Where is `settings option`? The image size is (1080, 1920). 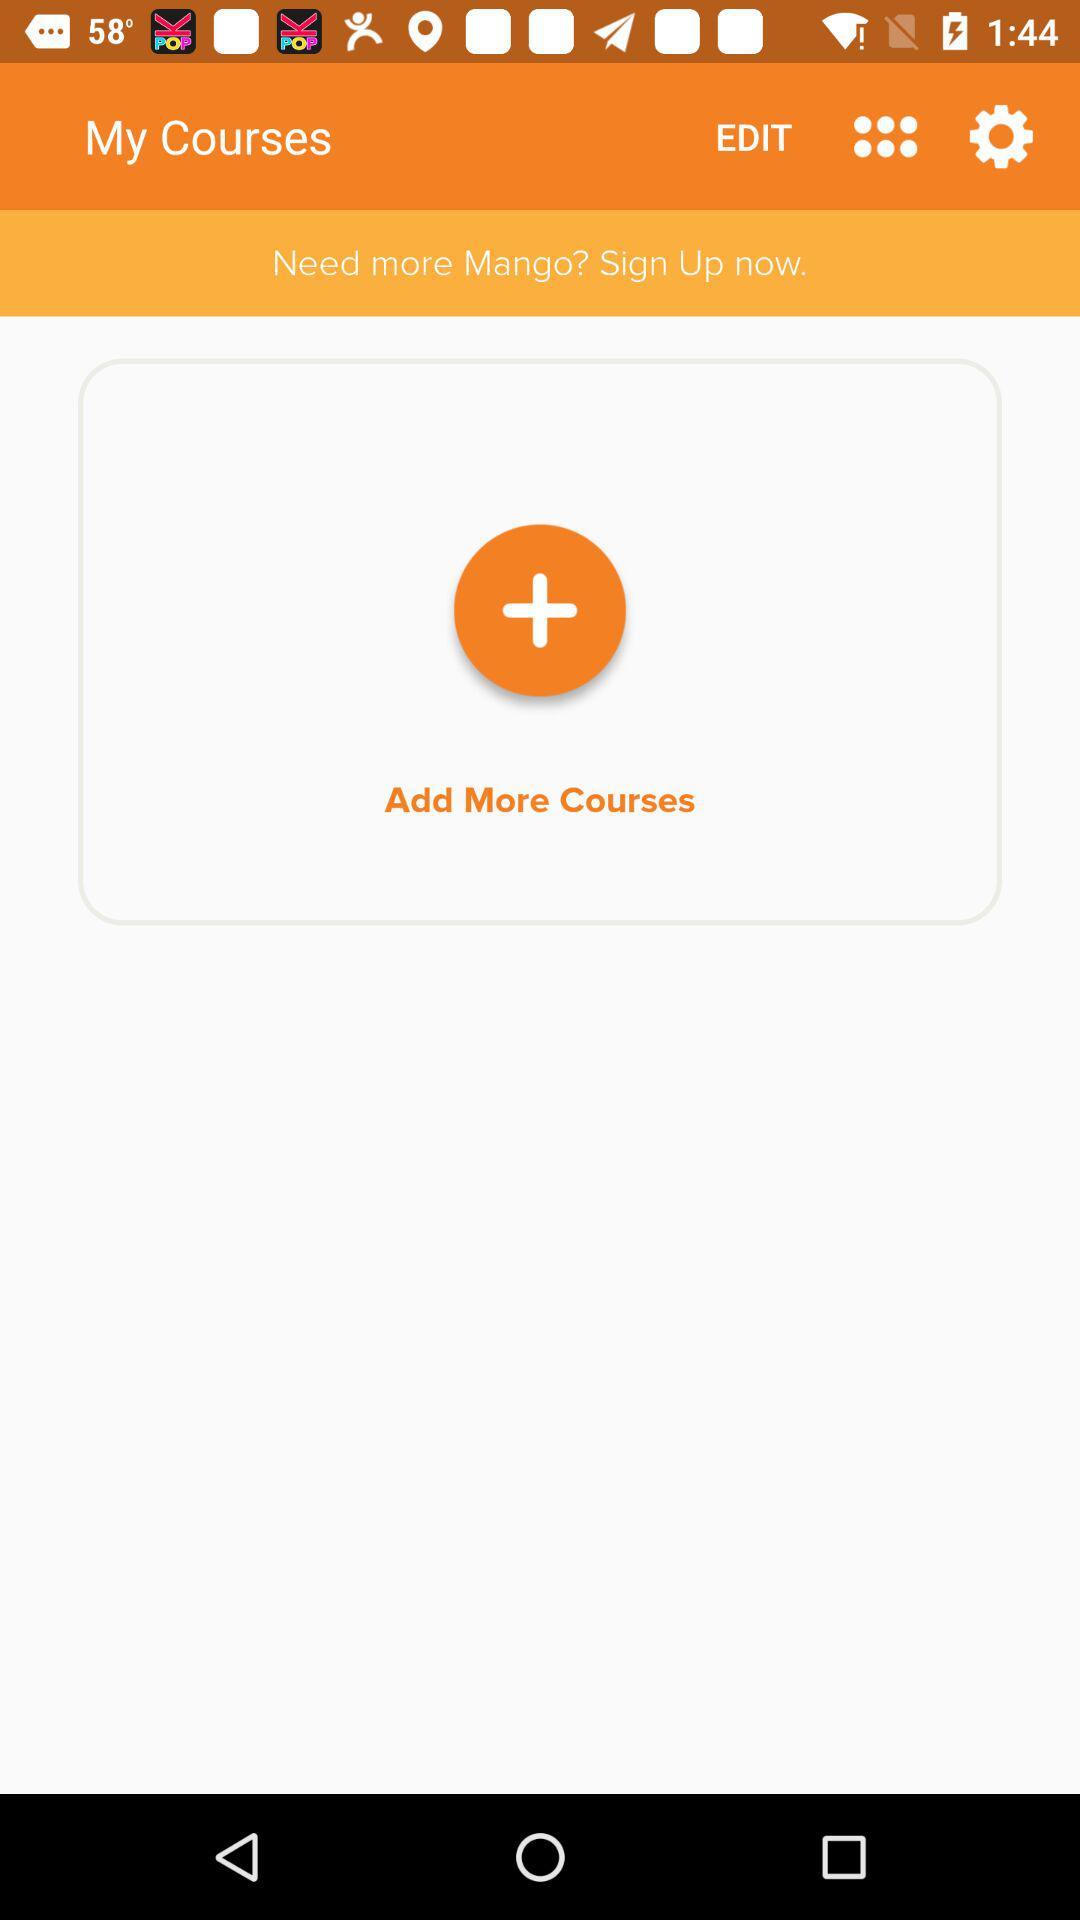 settings option is located at coordinates (1001, 135).